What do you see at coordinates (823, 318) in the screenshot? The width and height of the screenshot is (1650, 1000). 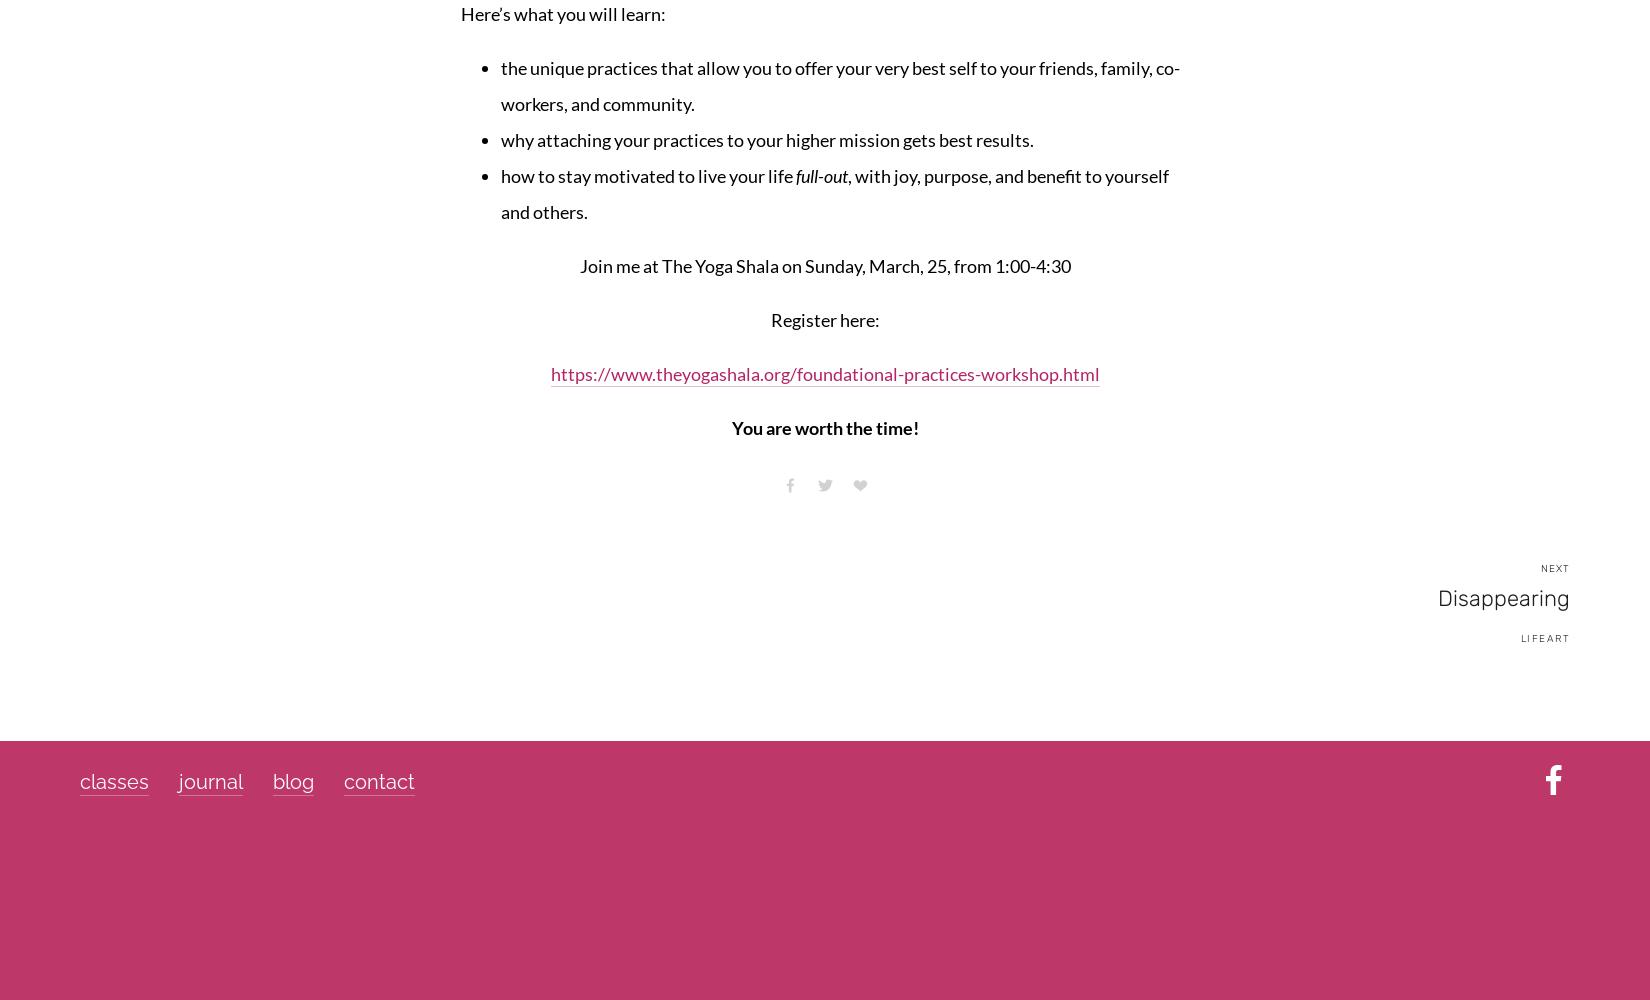 I see `'Register here:'` at bounding box center [823, 318].